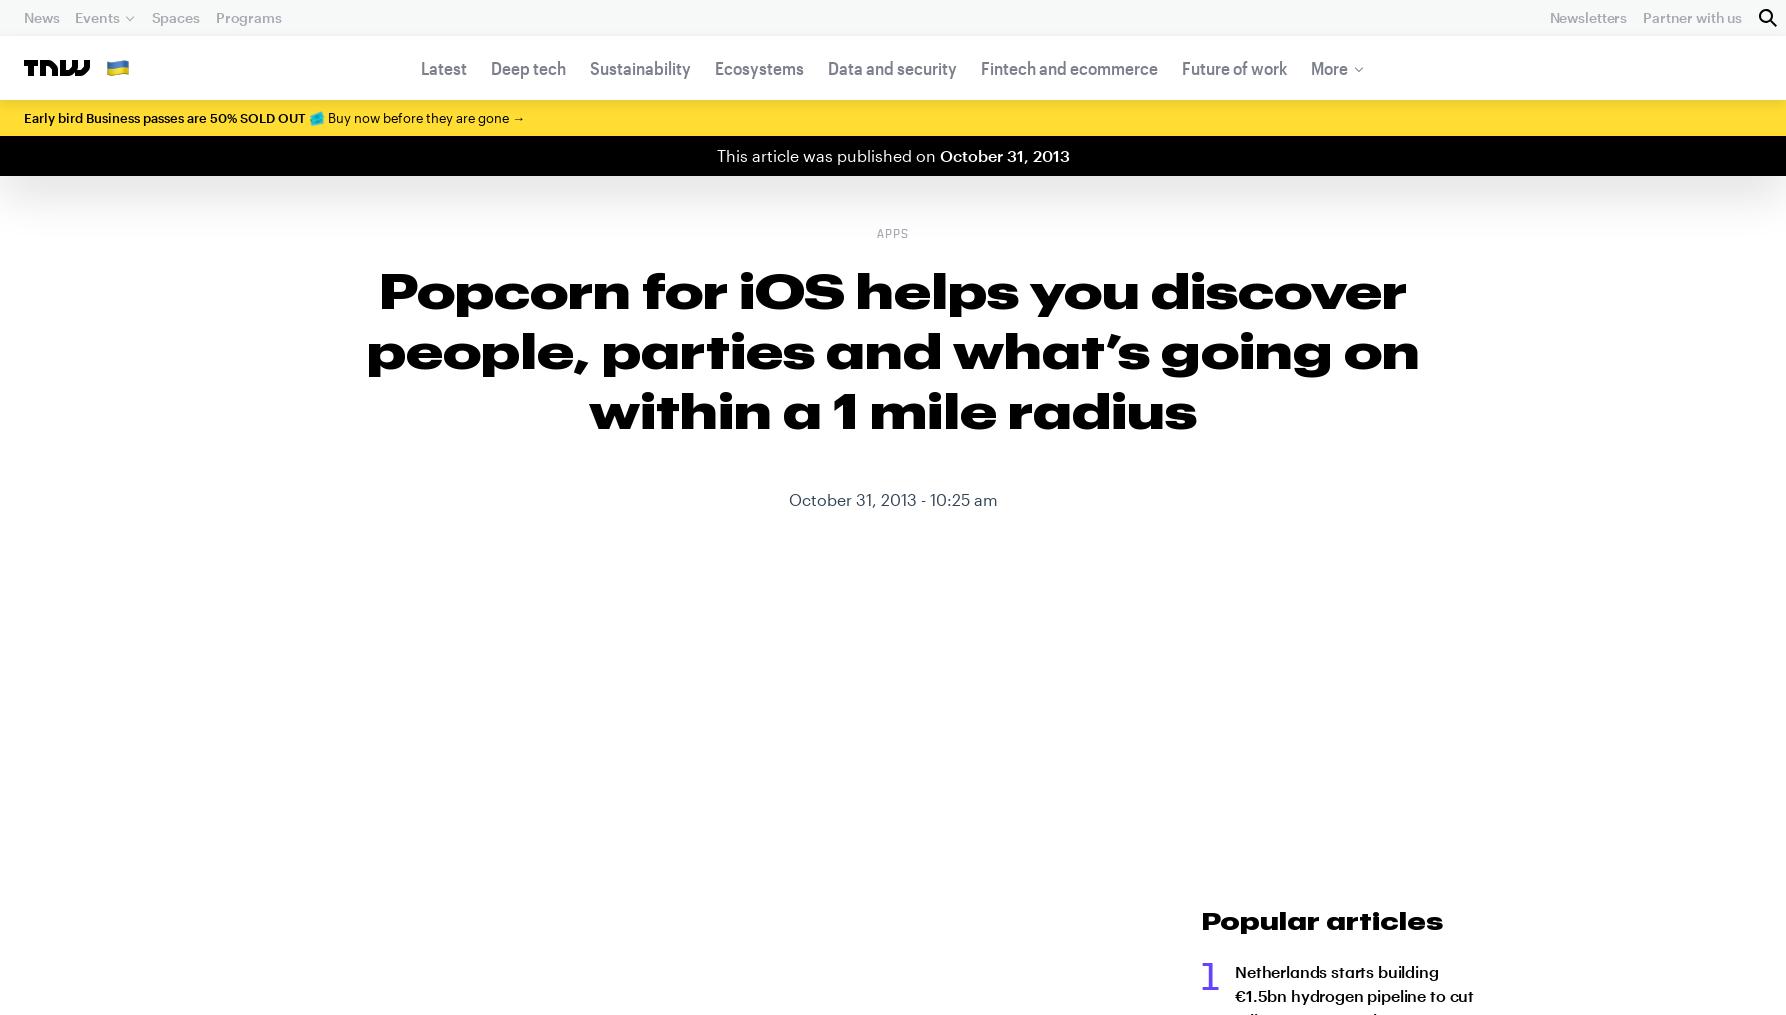 This screenshot has height=1015, width=1786. I want to click on 'Newsletters', so click(1587, 16).